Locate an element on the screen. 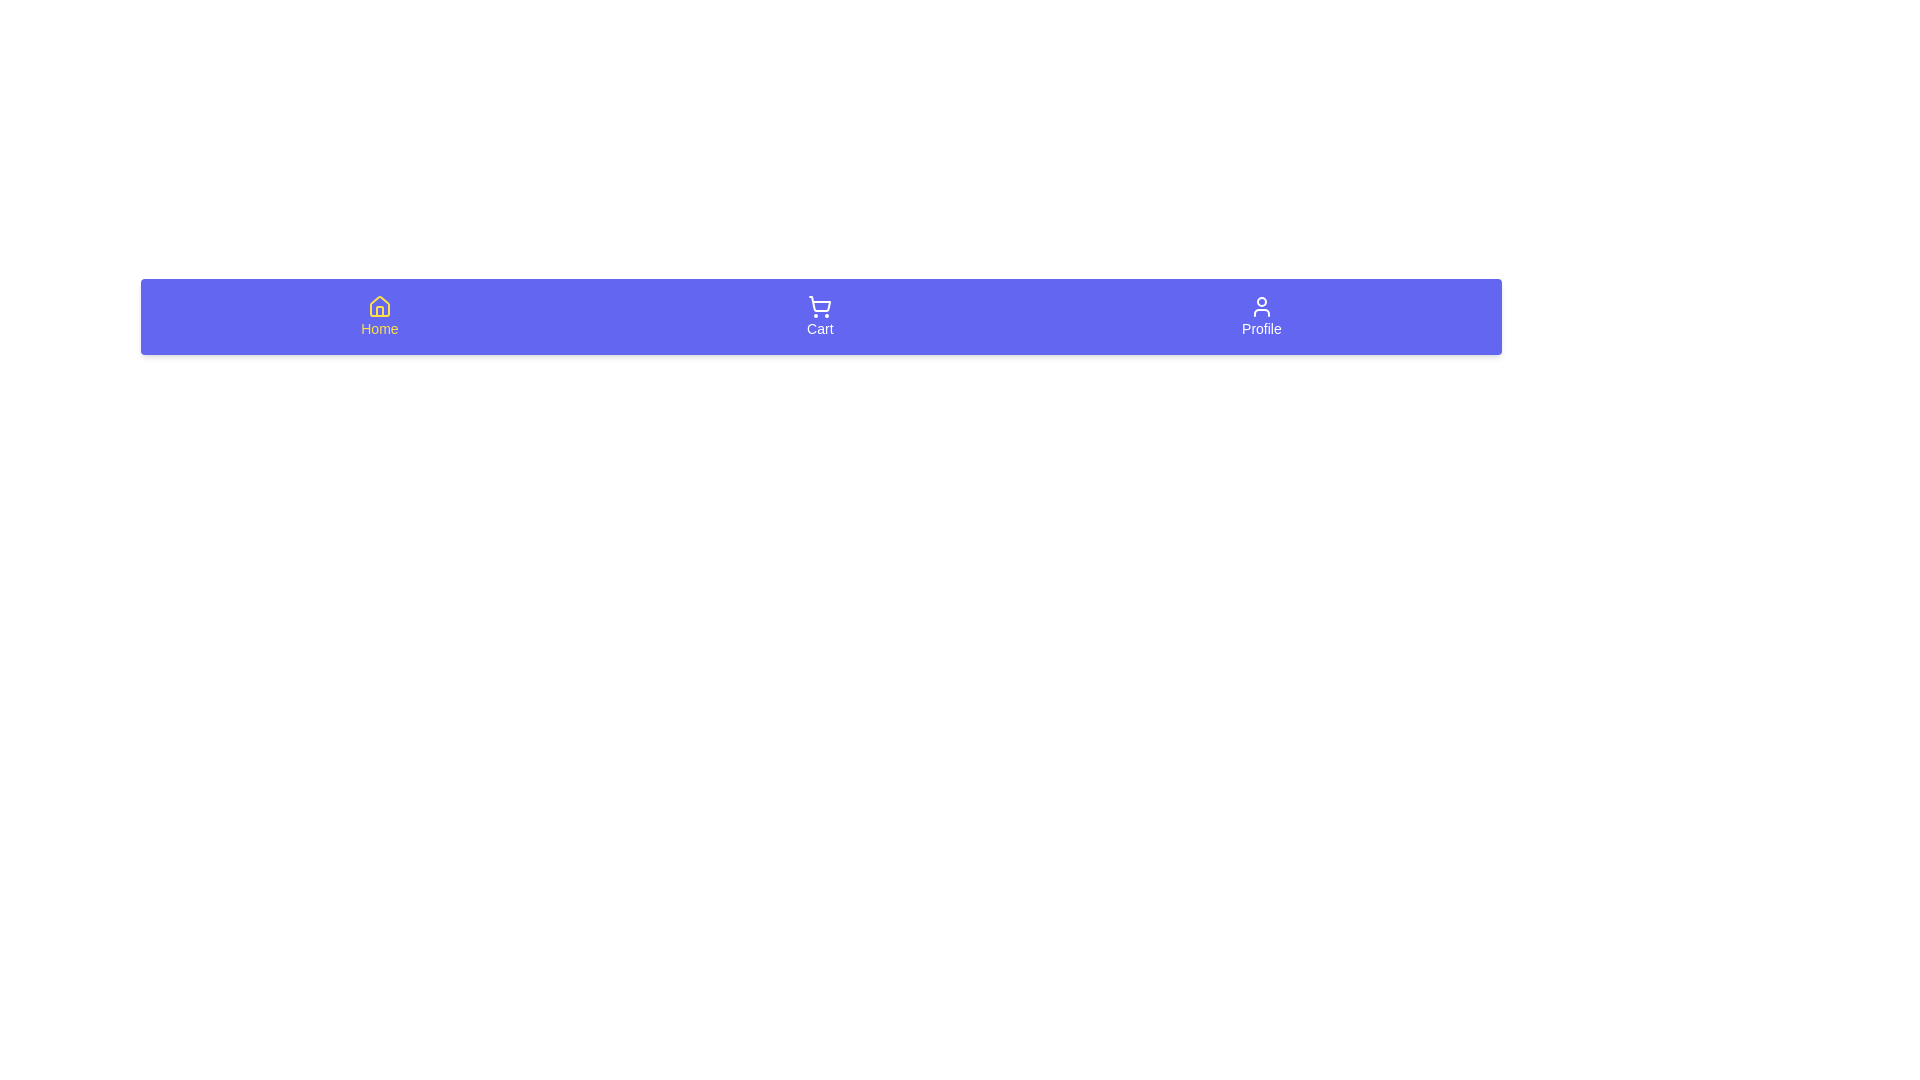 This screenshot has width=1920, height=1080. the Home tab in the bottom navigation bar is located at coordinates (379, 315).